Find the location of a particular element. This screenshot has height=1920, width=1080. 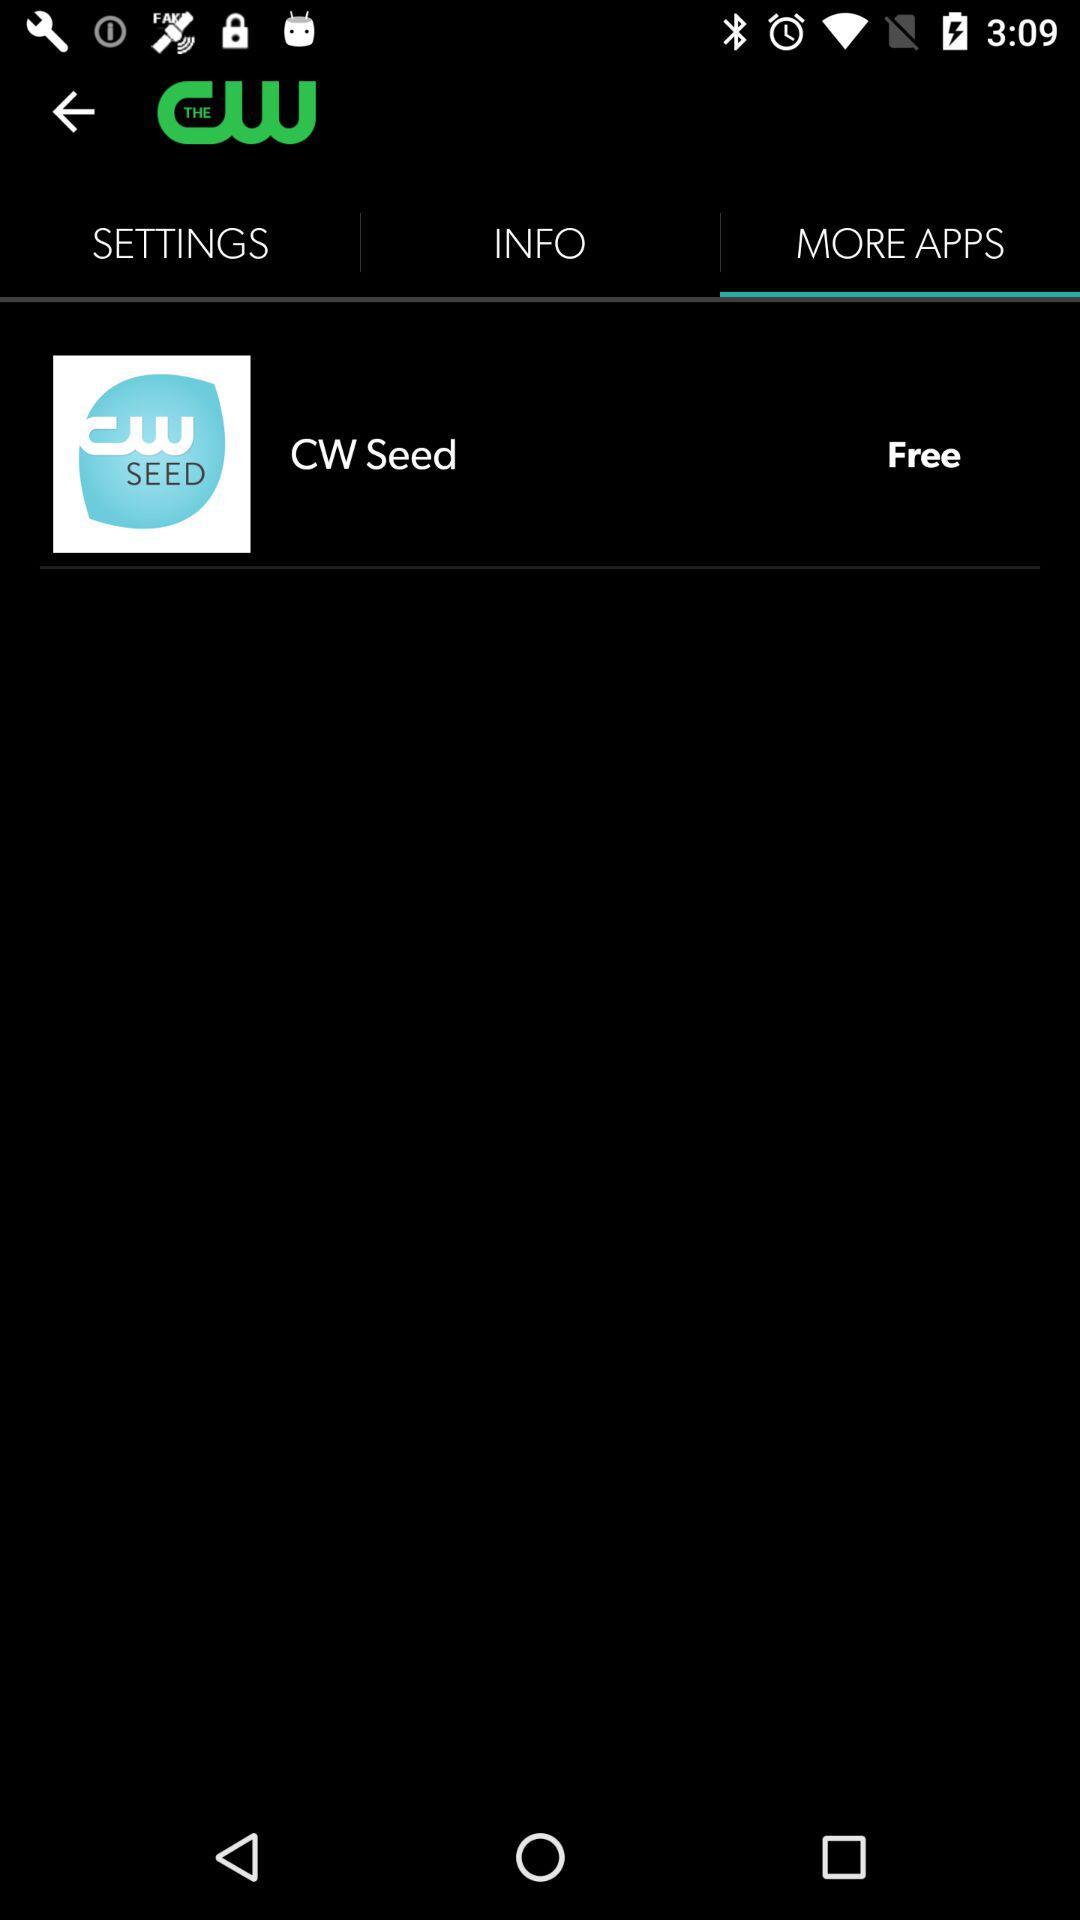

the item above cw seed item is located at coordinates (540, 242).